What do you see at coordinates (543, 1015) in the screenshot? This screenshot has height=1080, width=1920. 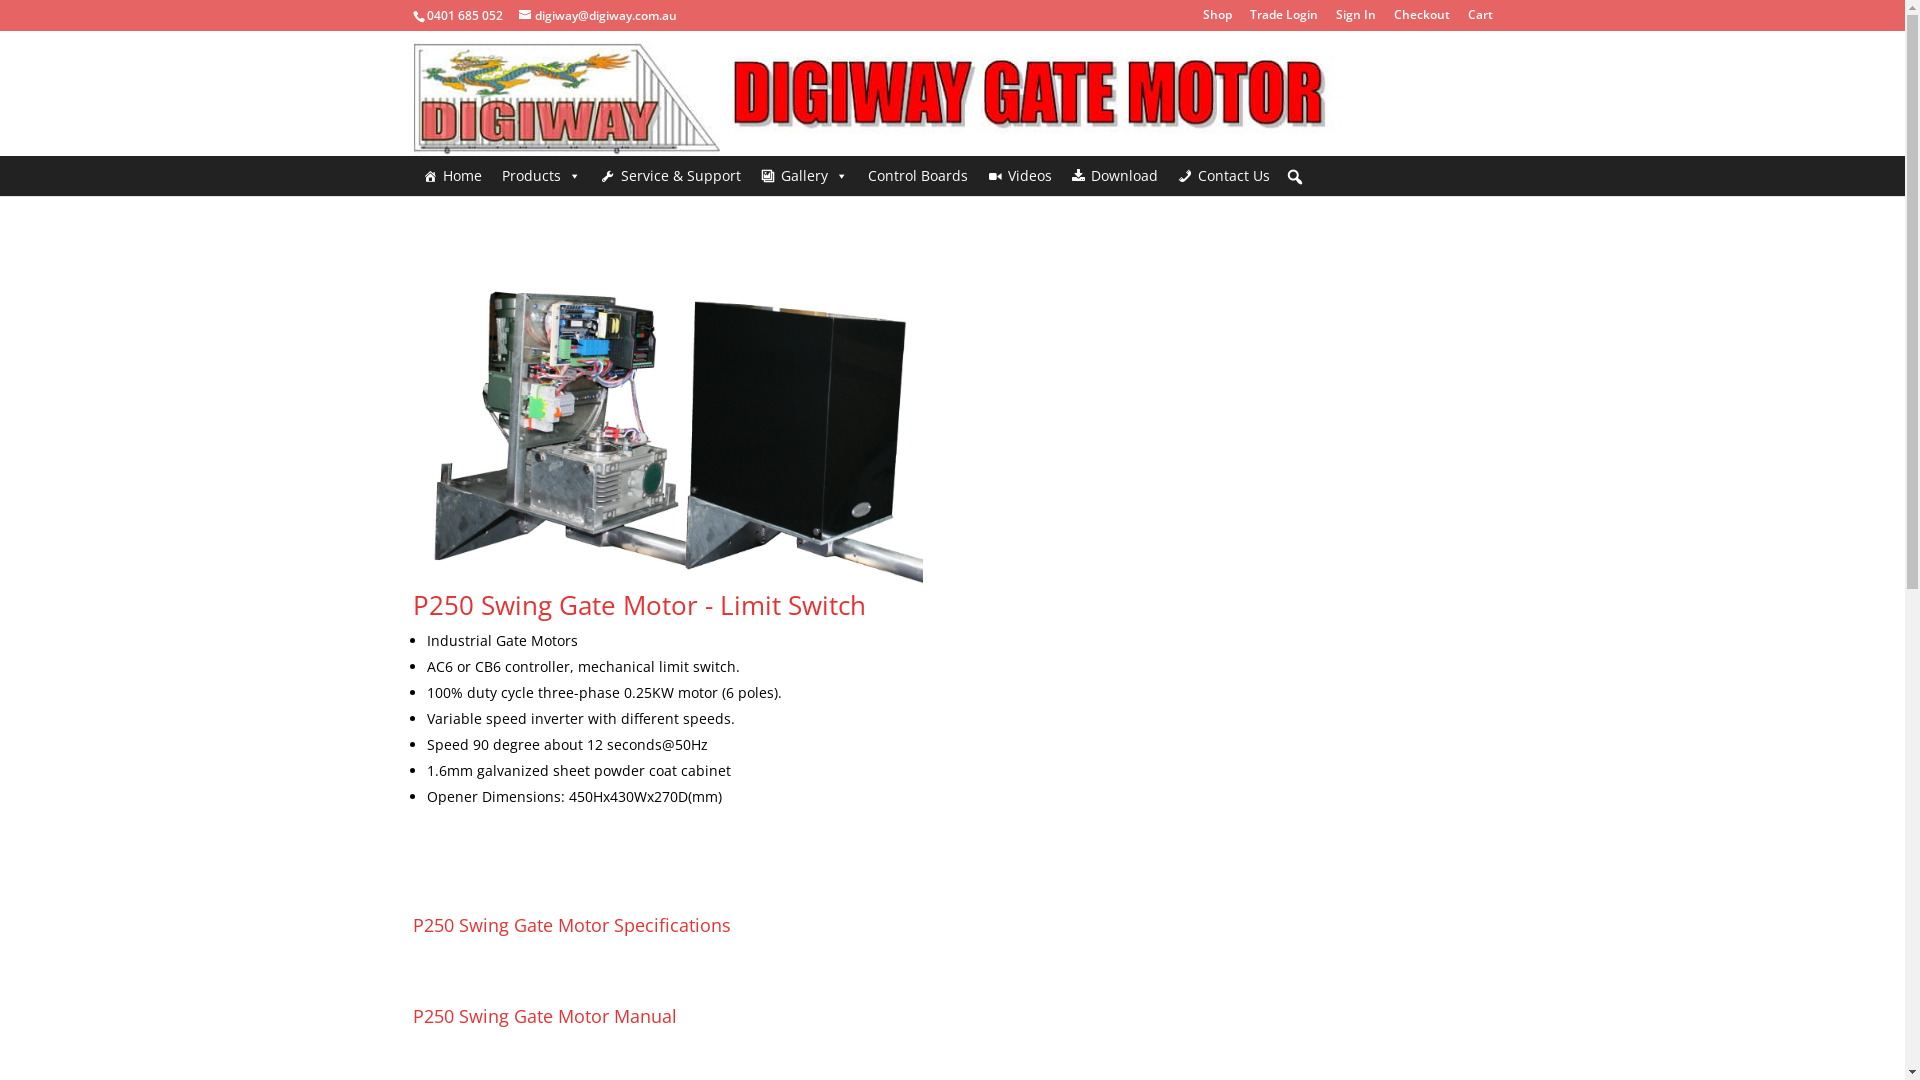 I see `'P250 Swing Gate Motor Manual'` at bounding box center [543, 1015].